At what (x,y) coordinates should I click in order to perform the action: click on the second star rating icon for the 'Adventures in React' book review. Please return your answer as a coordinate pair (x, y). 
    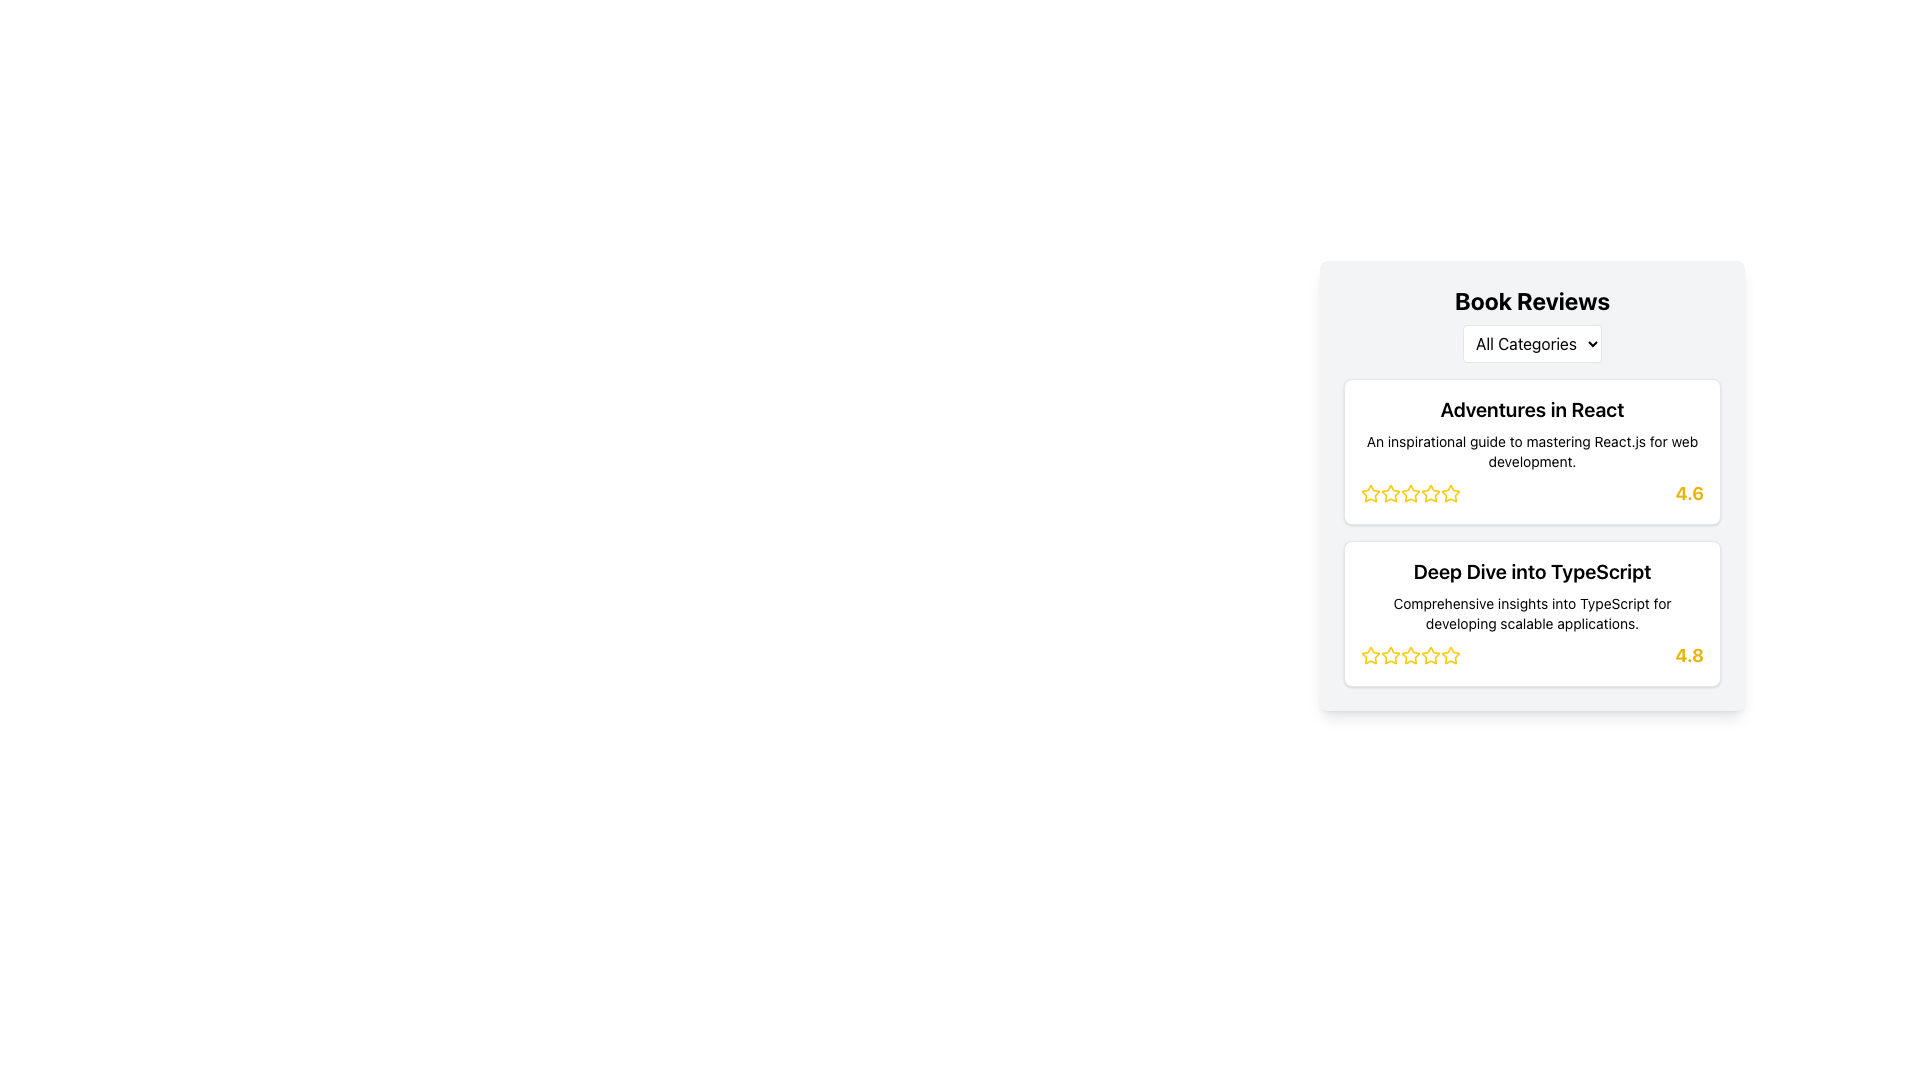
    Looking at the image, I should click on (1409, 493).